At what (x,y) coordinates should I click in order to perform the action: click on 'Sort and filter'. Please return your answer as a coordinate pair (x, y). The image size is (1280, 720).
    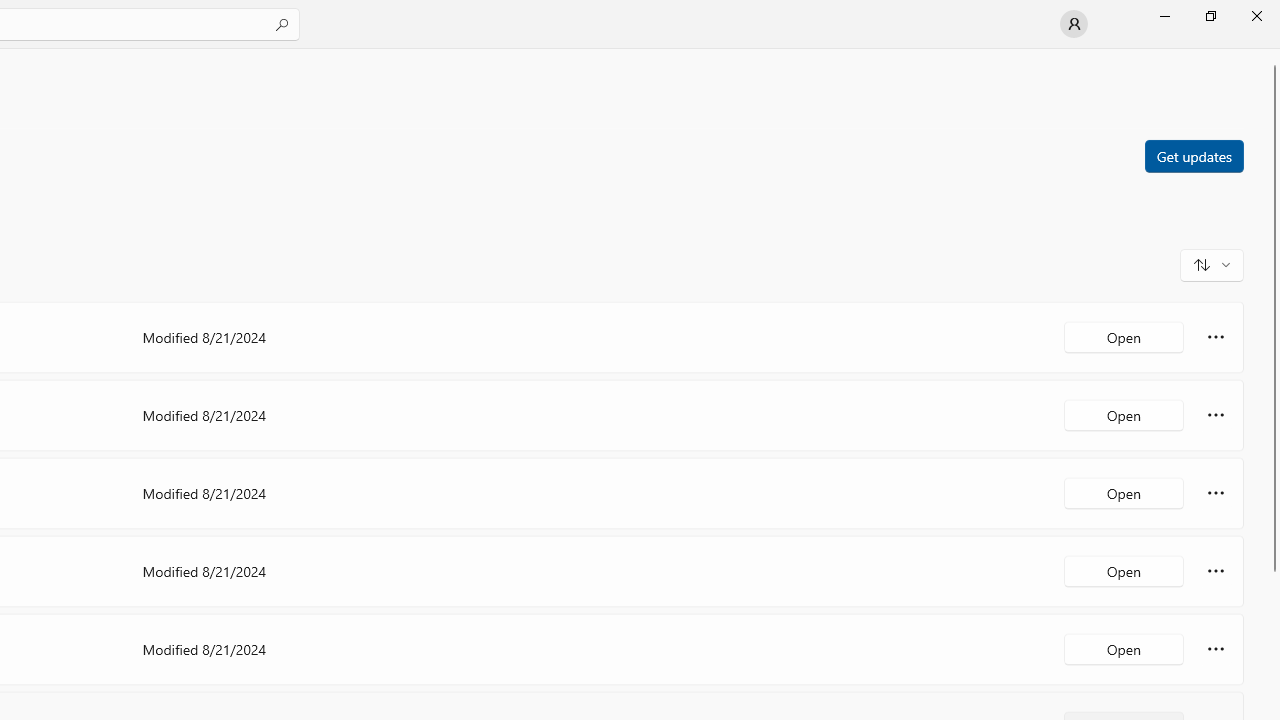
    Looking at the image, I should click on (1211, 263).